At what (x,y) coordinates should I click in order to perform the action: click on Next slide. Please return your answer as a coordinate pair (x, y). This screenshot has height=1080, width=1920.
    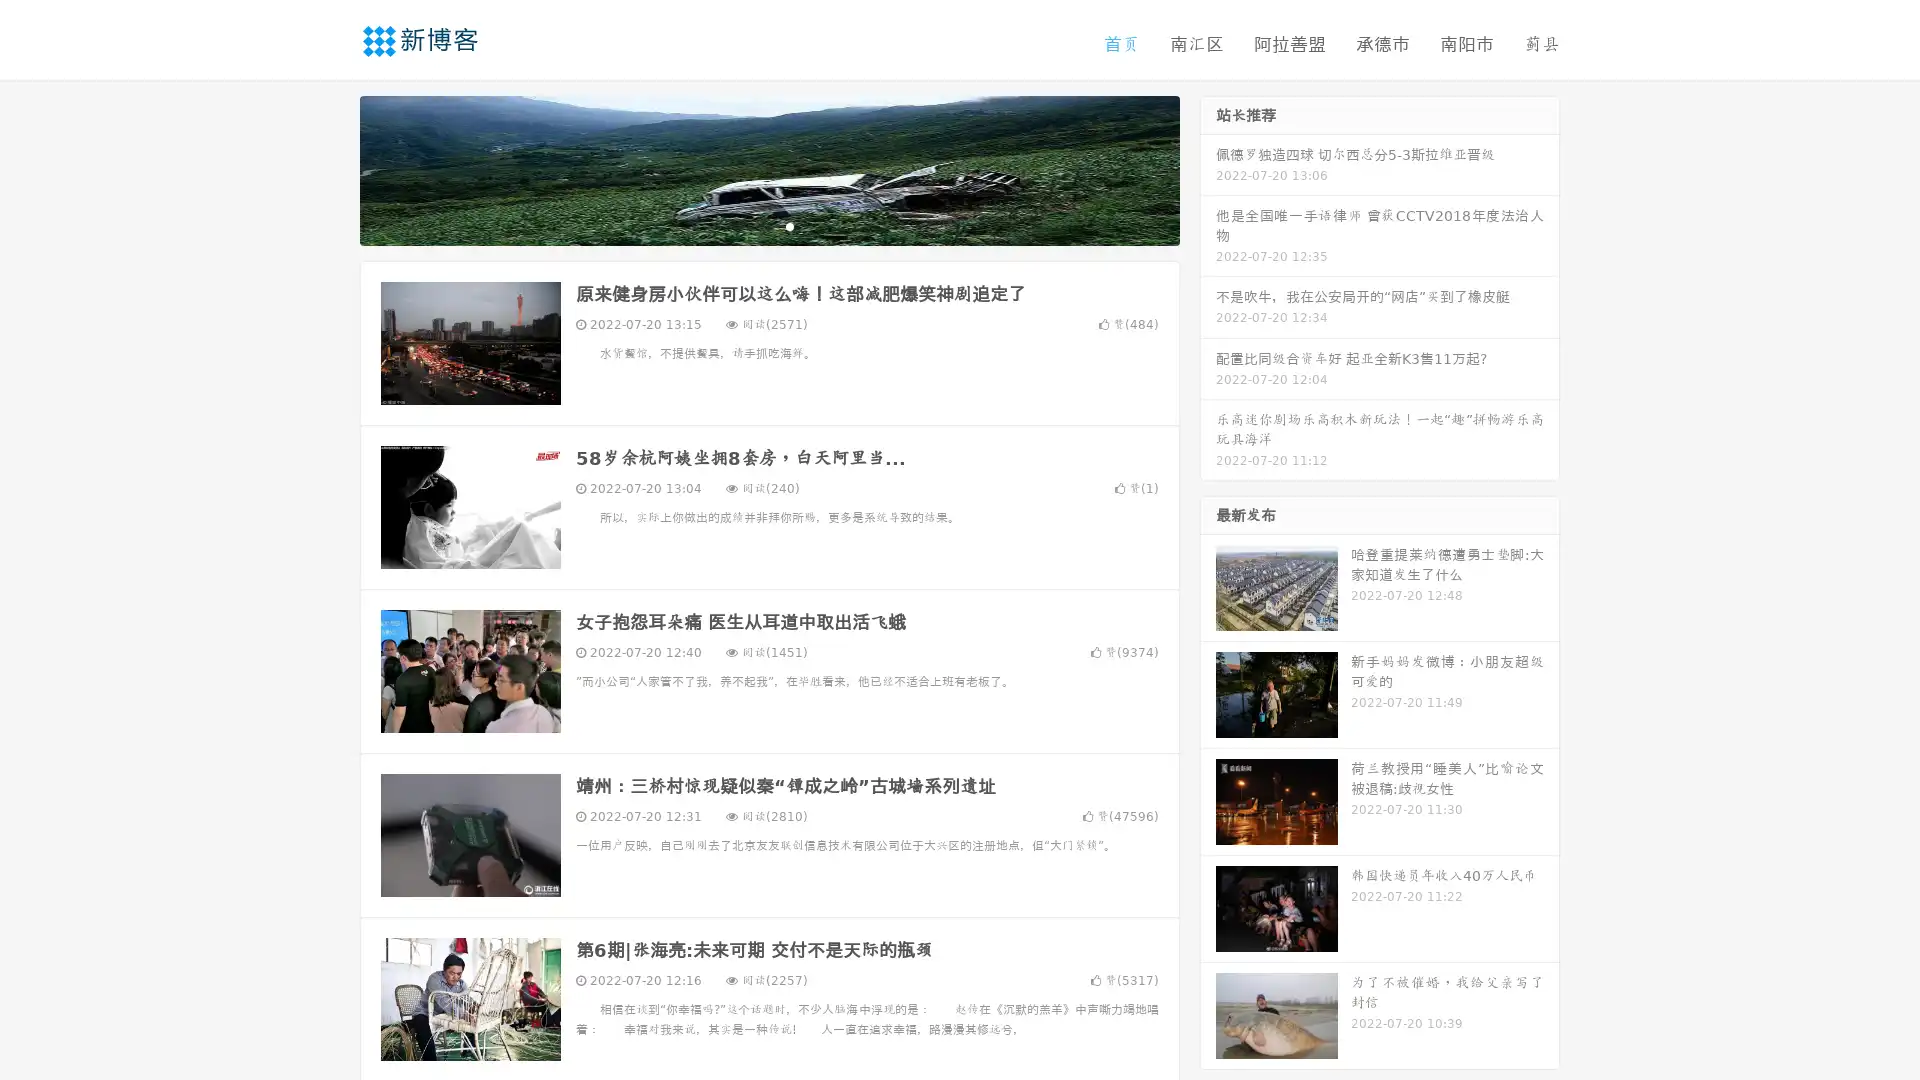
    Looking at the image, I should click on (1208, 168).